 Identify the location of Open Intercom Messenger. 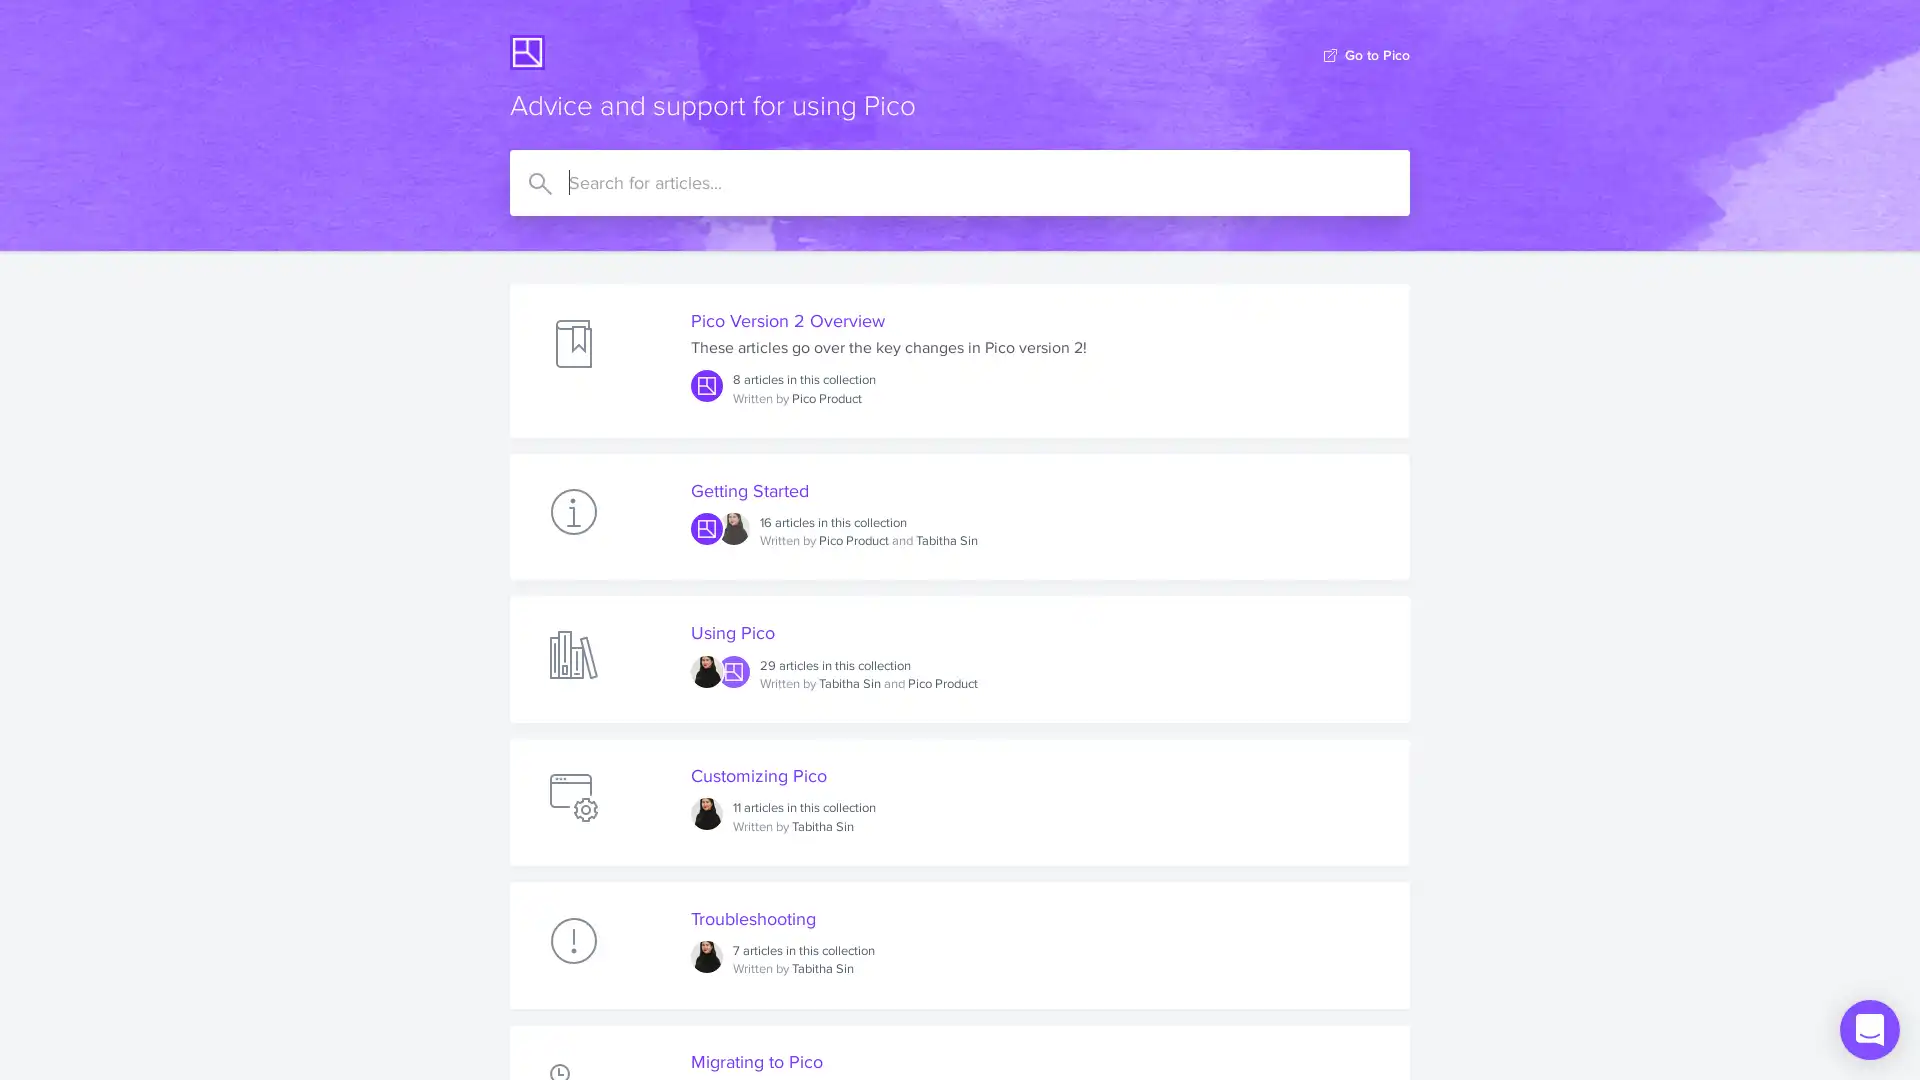
(1869, 1029).